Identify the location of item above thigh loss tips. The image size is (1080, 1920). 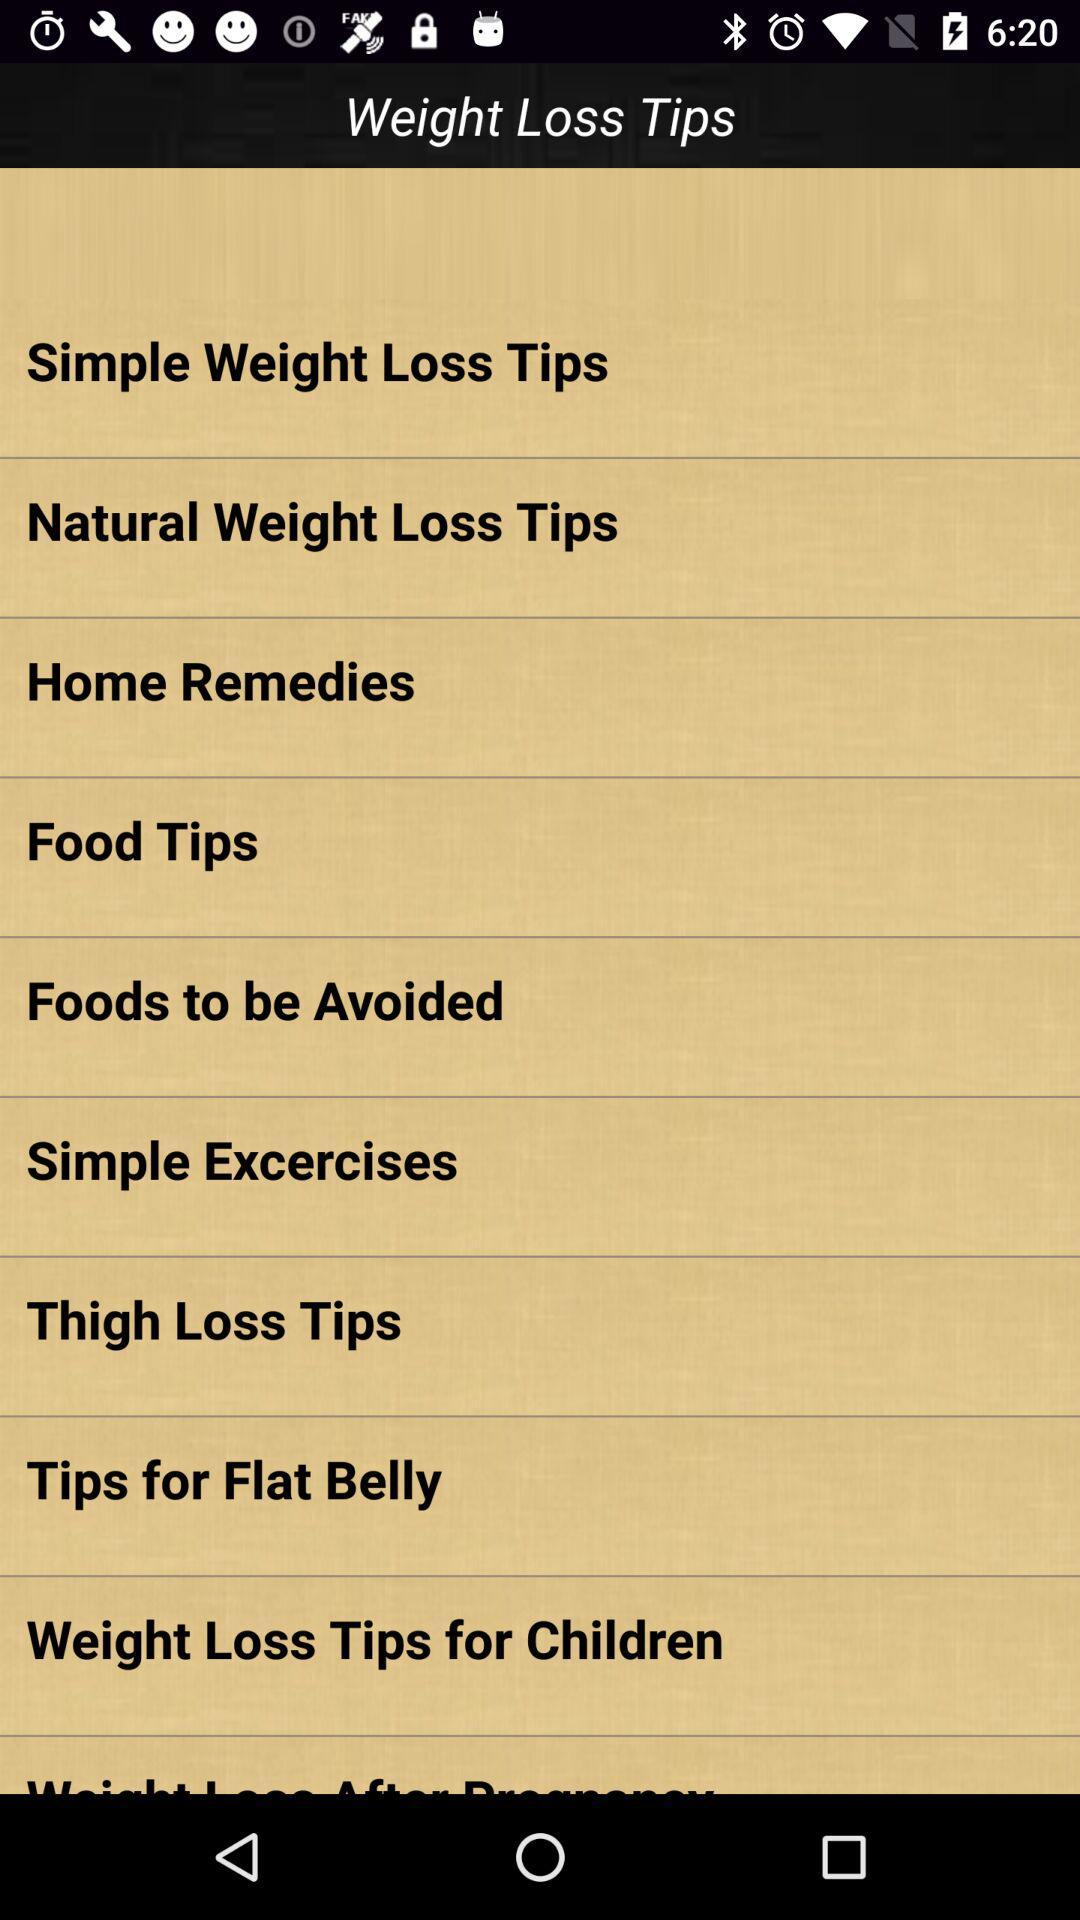
(540, 1159).